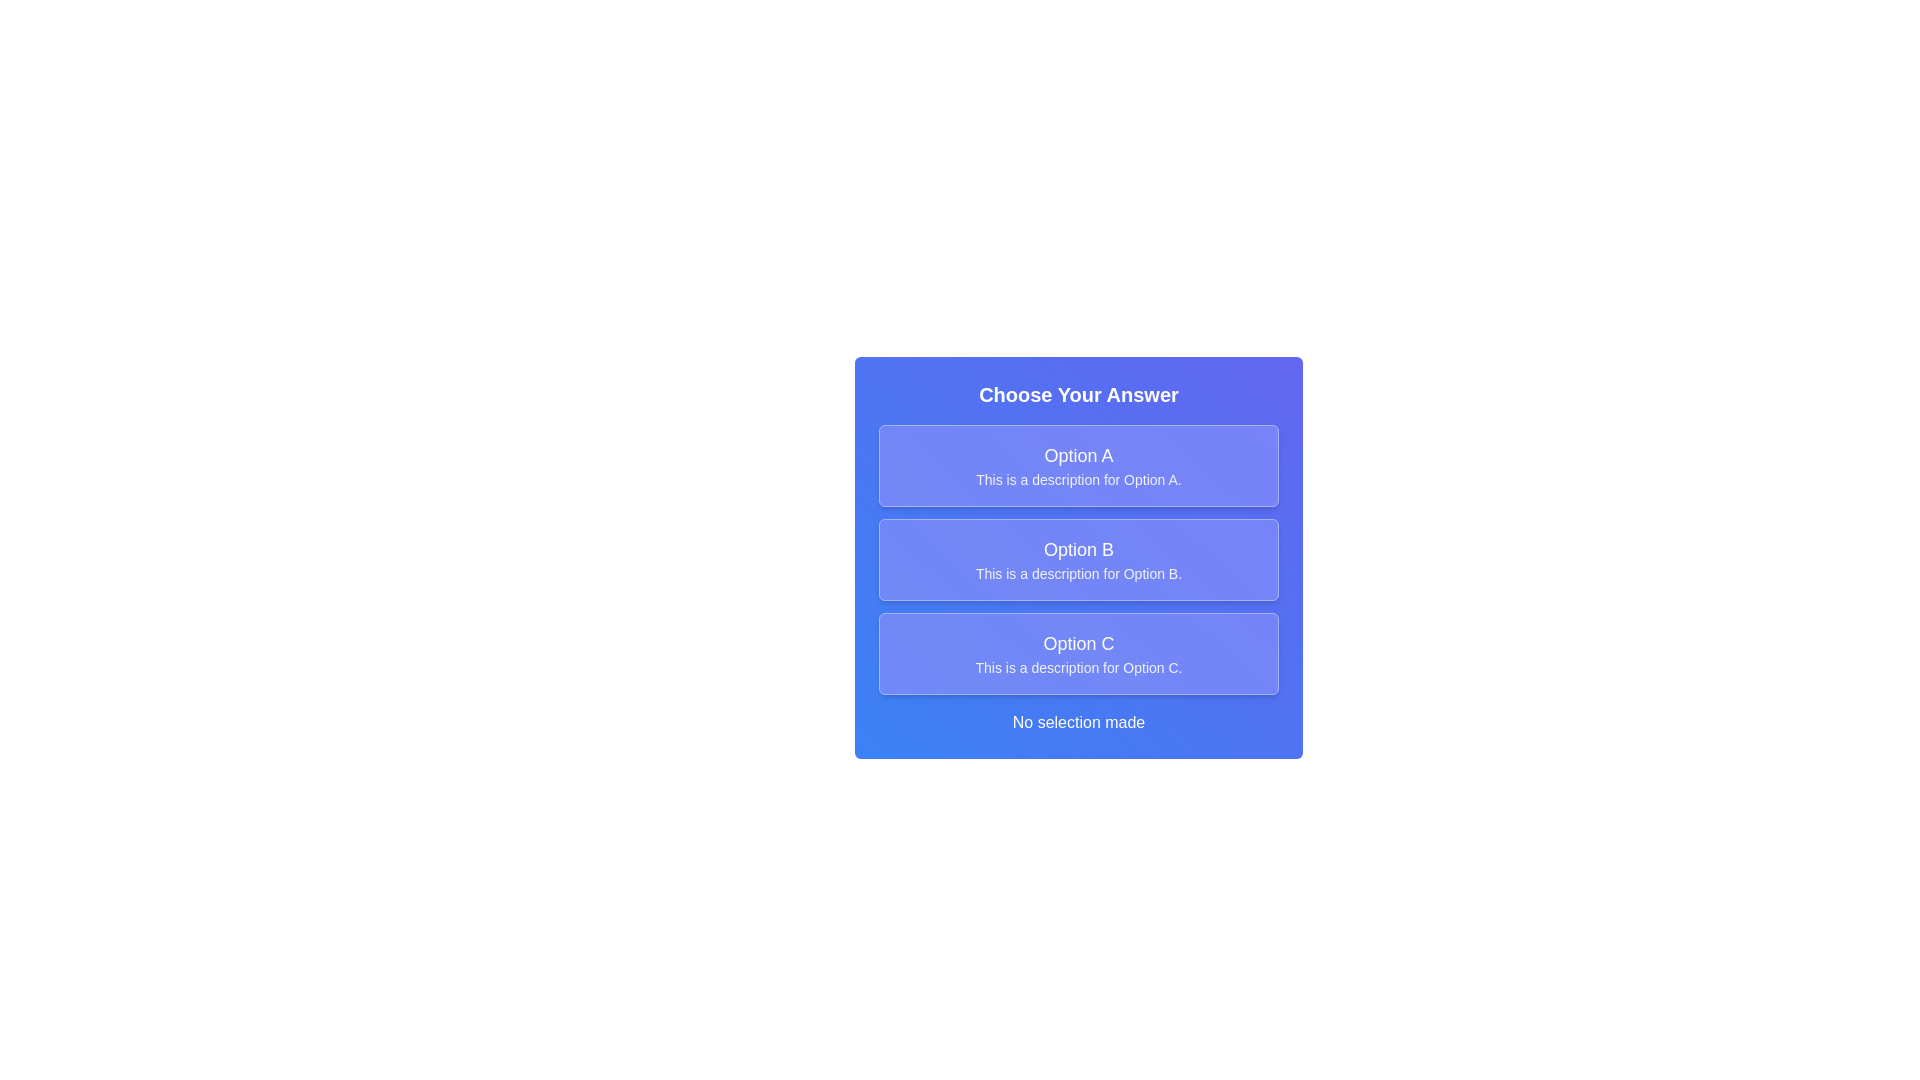 The height and width of the screenshot is (1080, 1920). I want to click on the text label providing additional descriptive information related to the 'Option C' answer option, located below the 'Option C' text in the third rectangular section of the answer selection list, so click(1078, 667).